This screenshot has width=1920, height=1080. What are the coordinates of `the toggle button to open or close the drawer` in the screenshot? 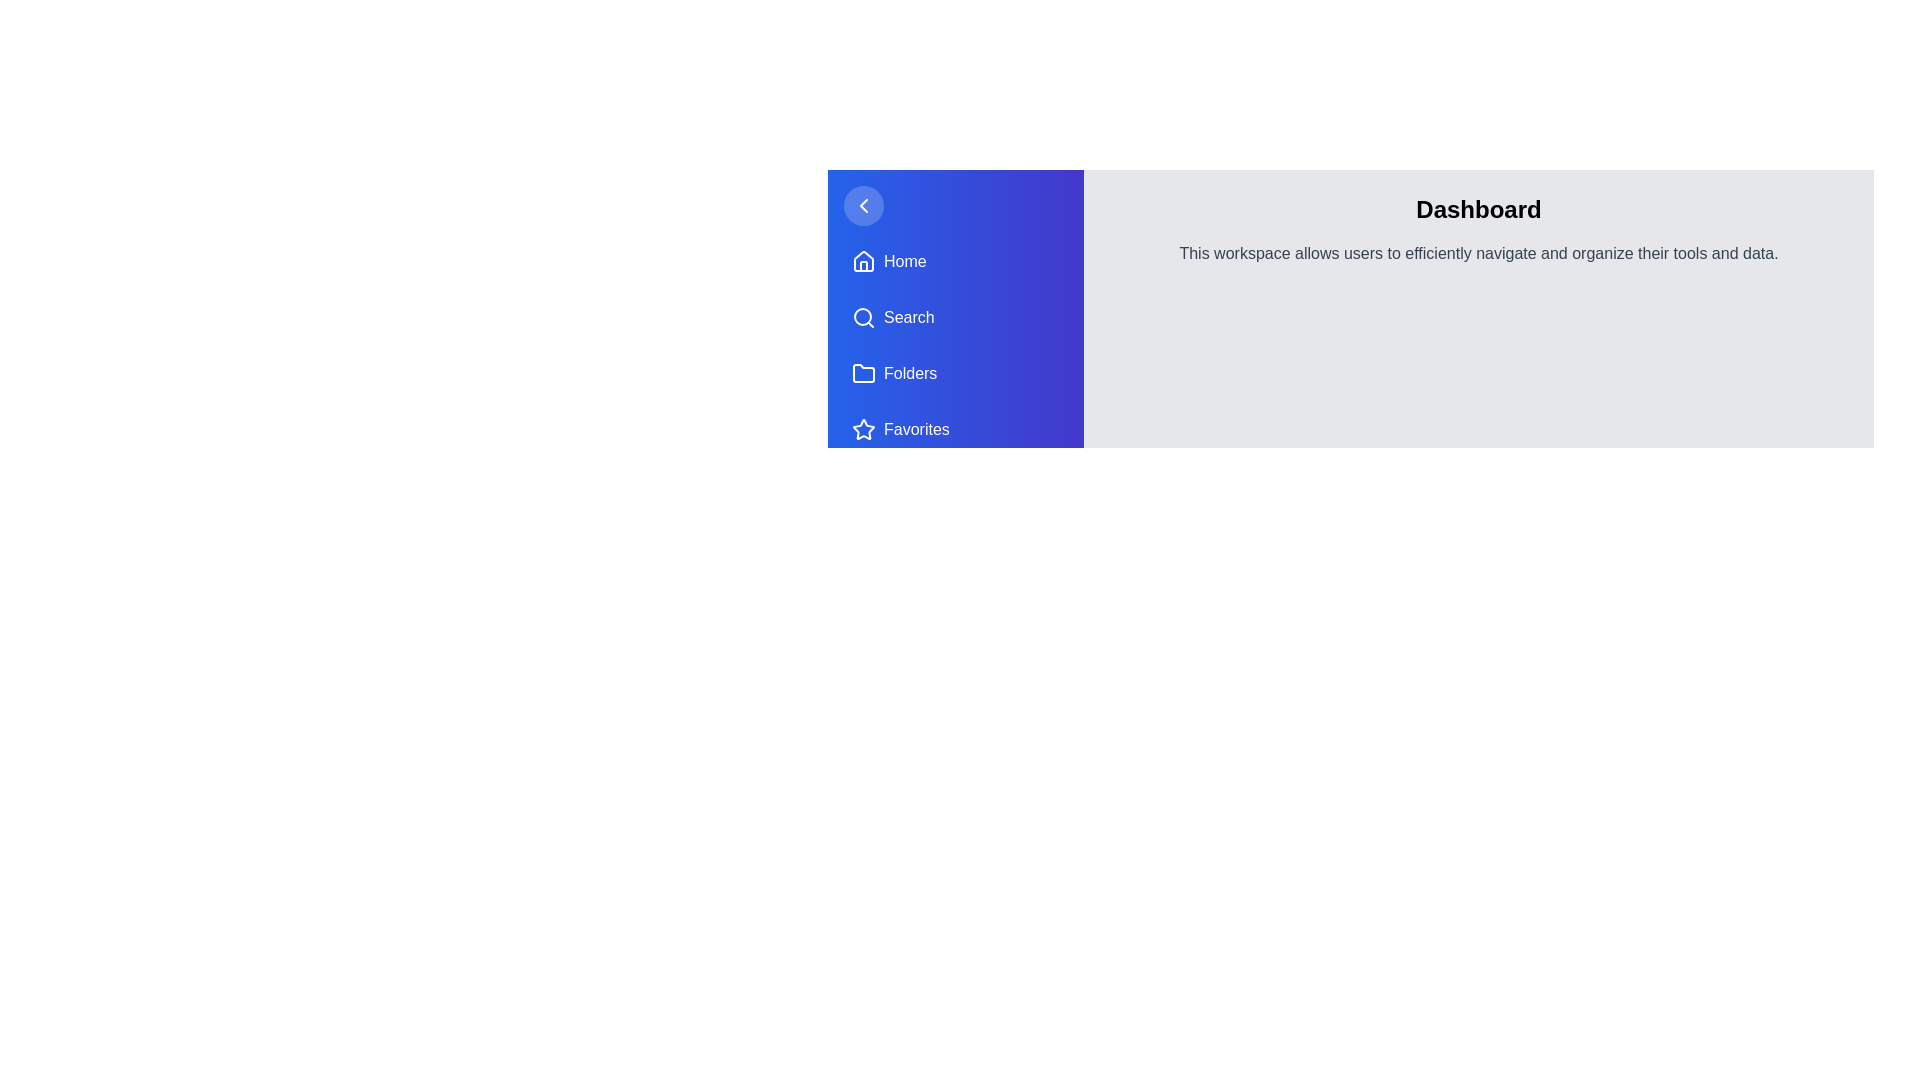 It's located at (864, 205).